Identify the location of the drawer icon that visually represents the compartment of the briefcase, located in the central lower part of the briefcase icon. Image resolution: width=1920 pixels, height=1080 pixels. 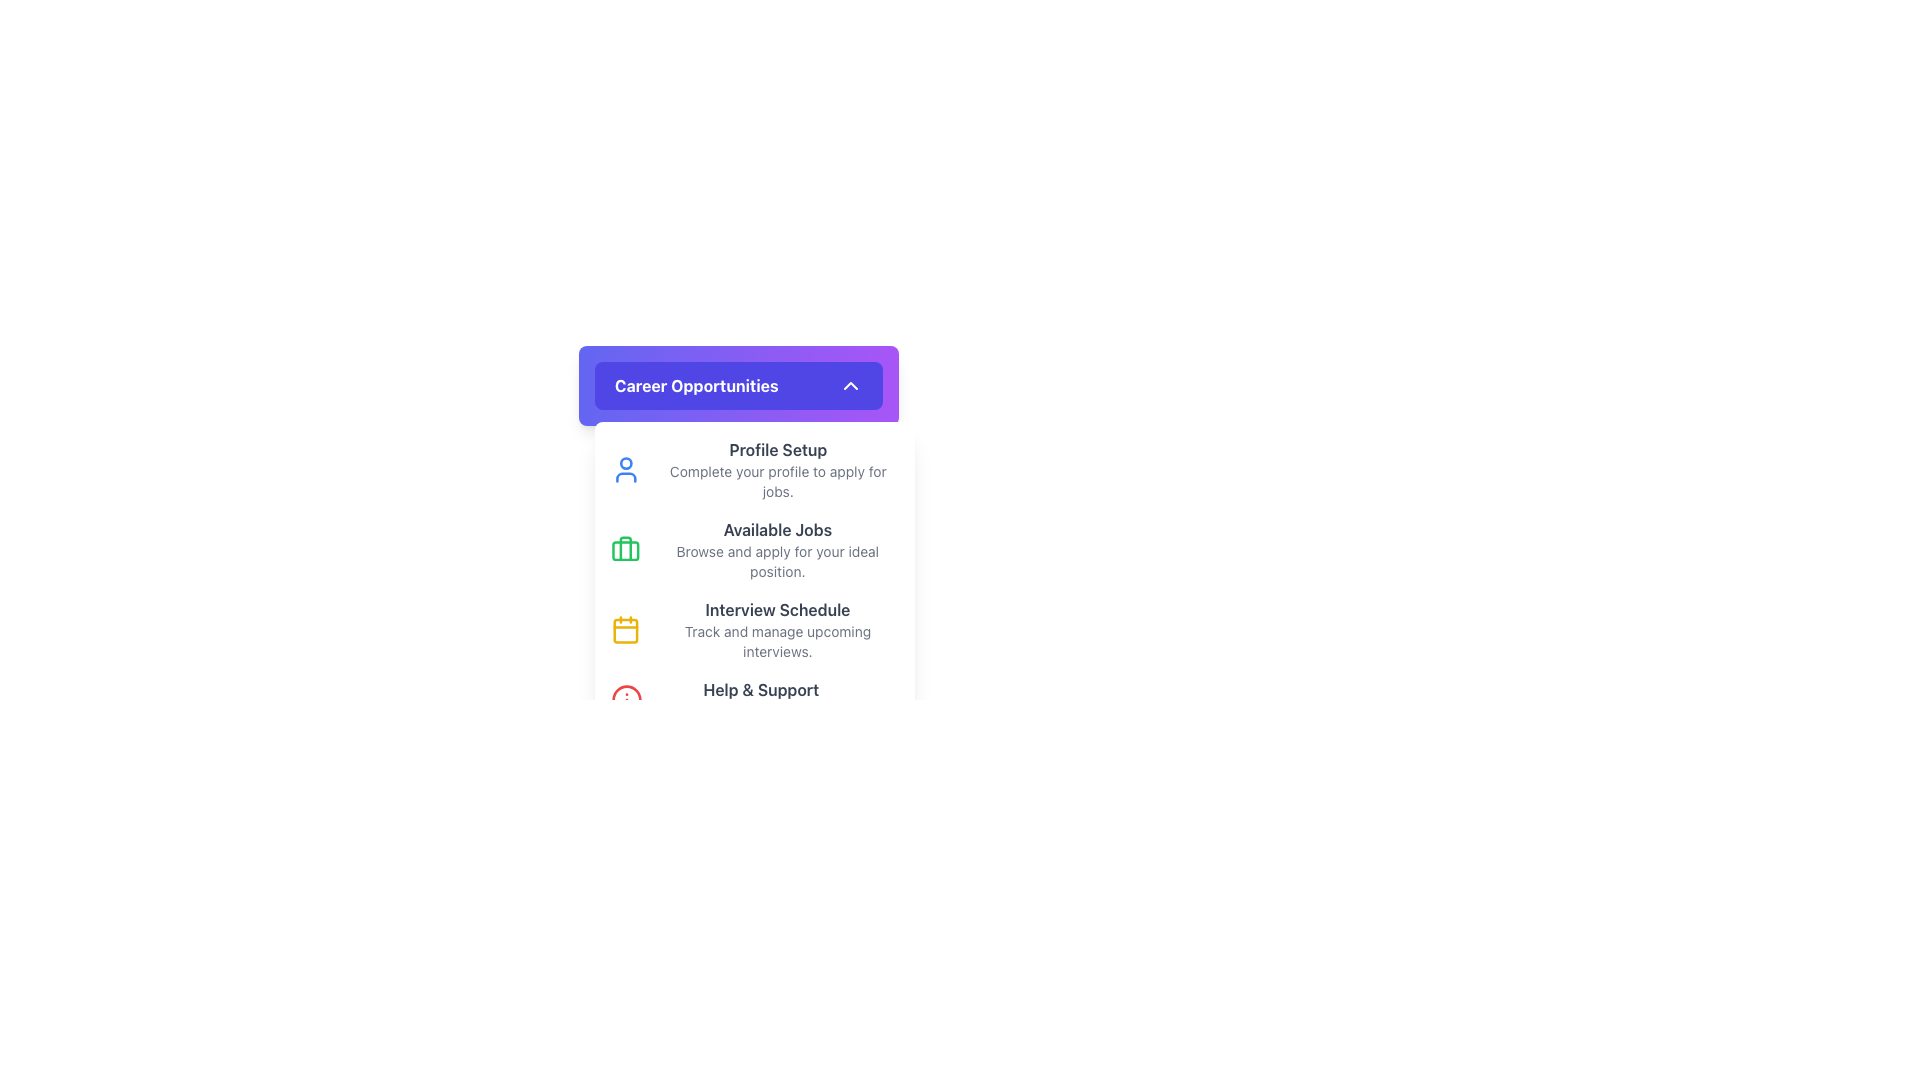
(624, 551).